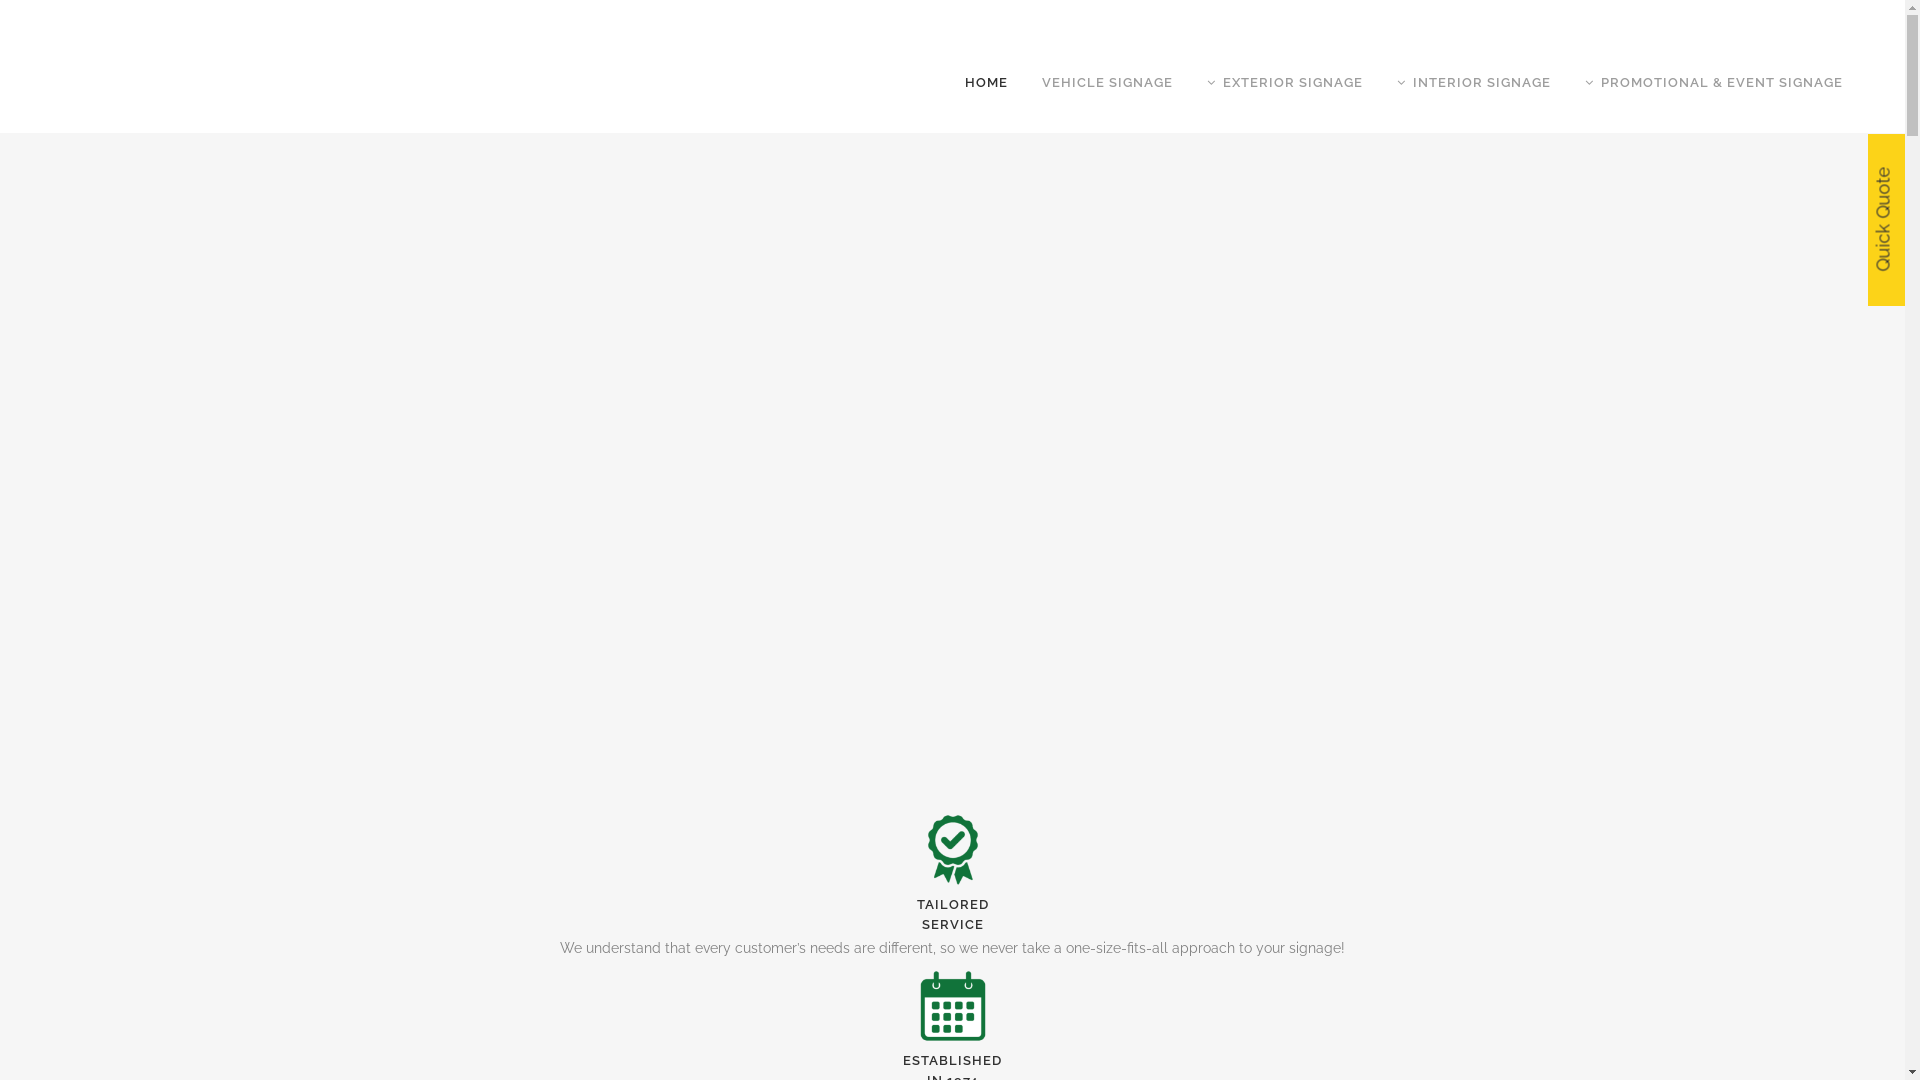 This screenshot has height=1080, width=1920. Describe the element at coordinates (1106, 82) in the screenshot. I see `'VEHICLE SIGNAGE'` at that location.